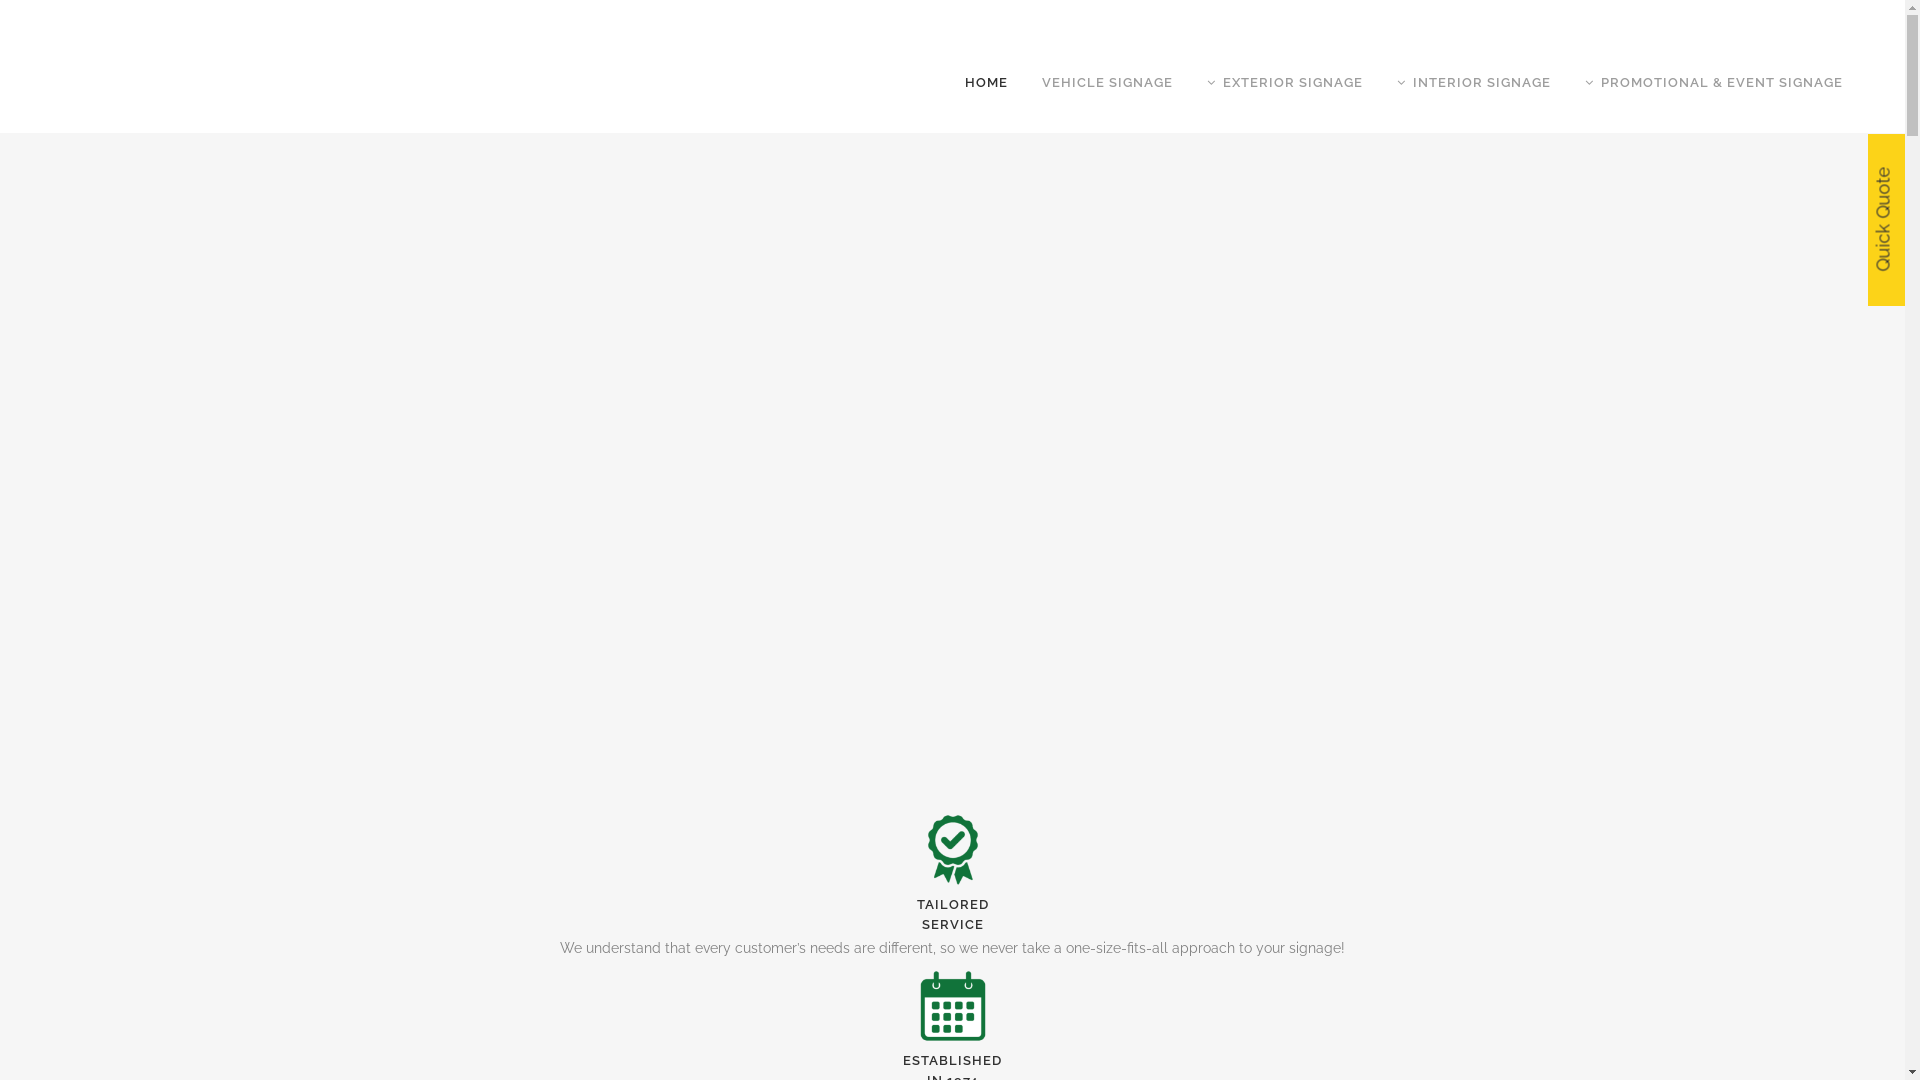 This screenshot has height=1080, width=1920. Describe the element at coordinates (1106, 82) in the screenshot. I see `'VEHICLE SIGNAGE'` at that location.